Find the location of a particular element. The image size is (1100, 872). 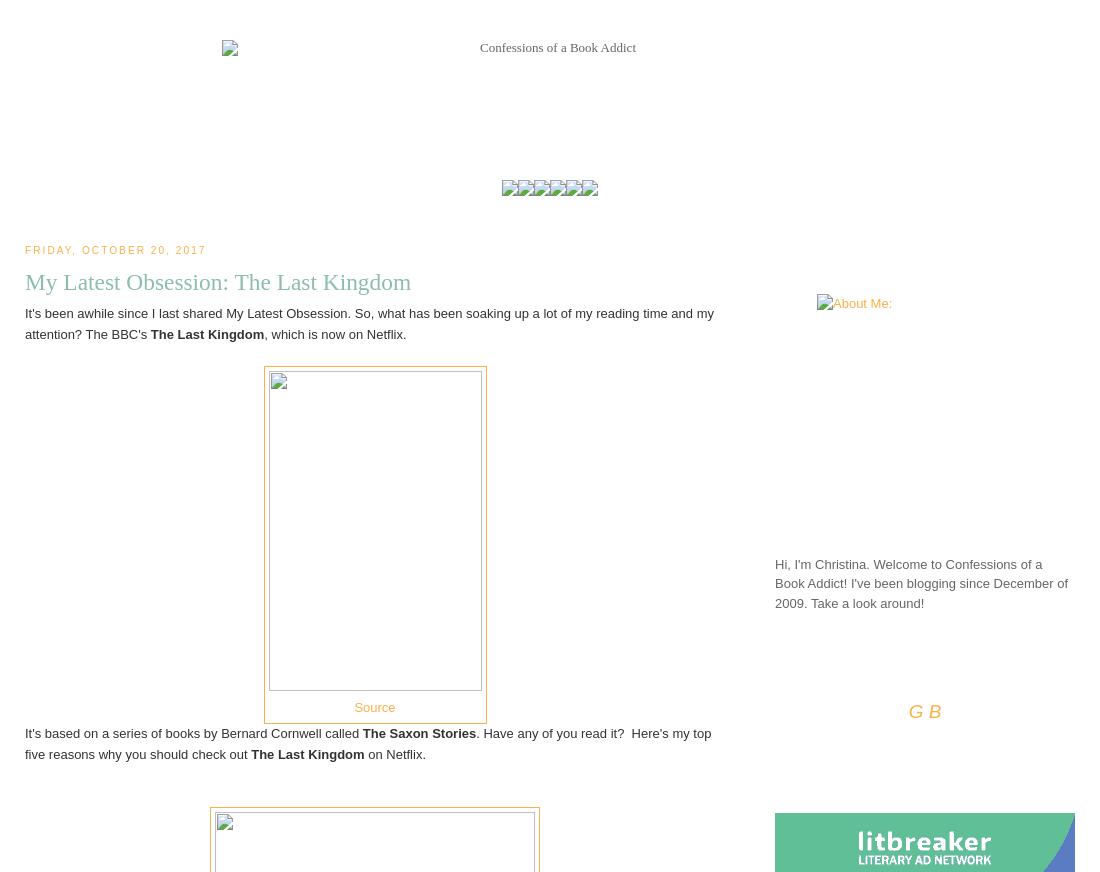

'Kingdom' is located at coordinates (235, 333).